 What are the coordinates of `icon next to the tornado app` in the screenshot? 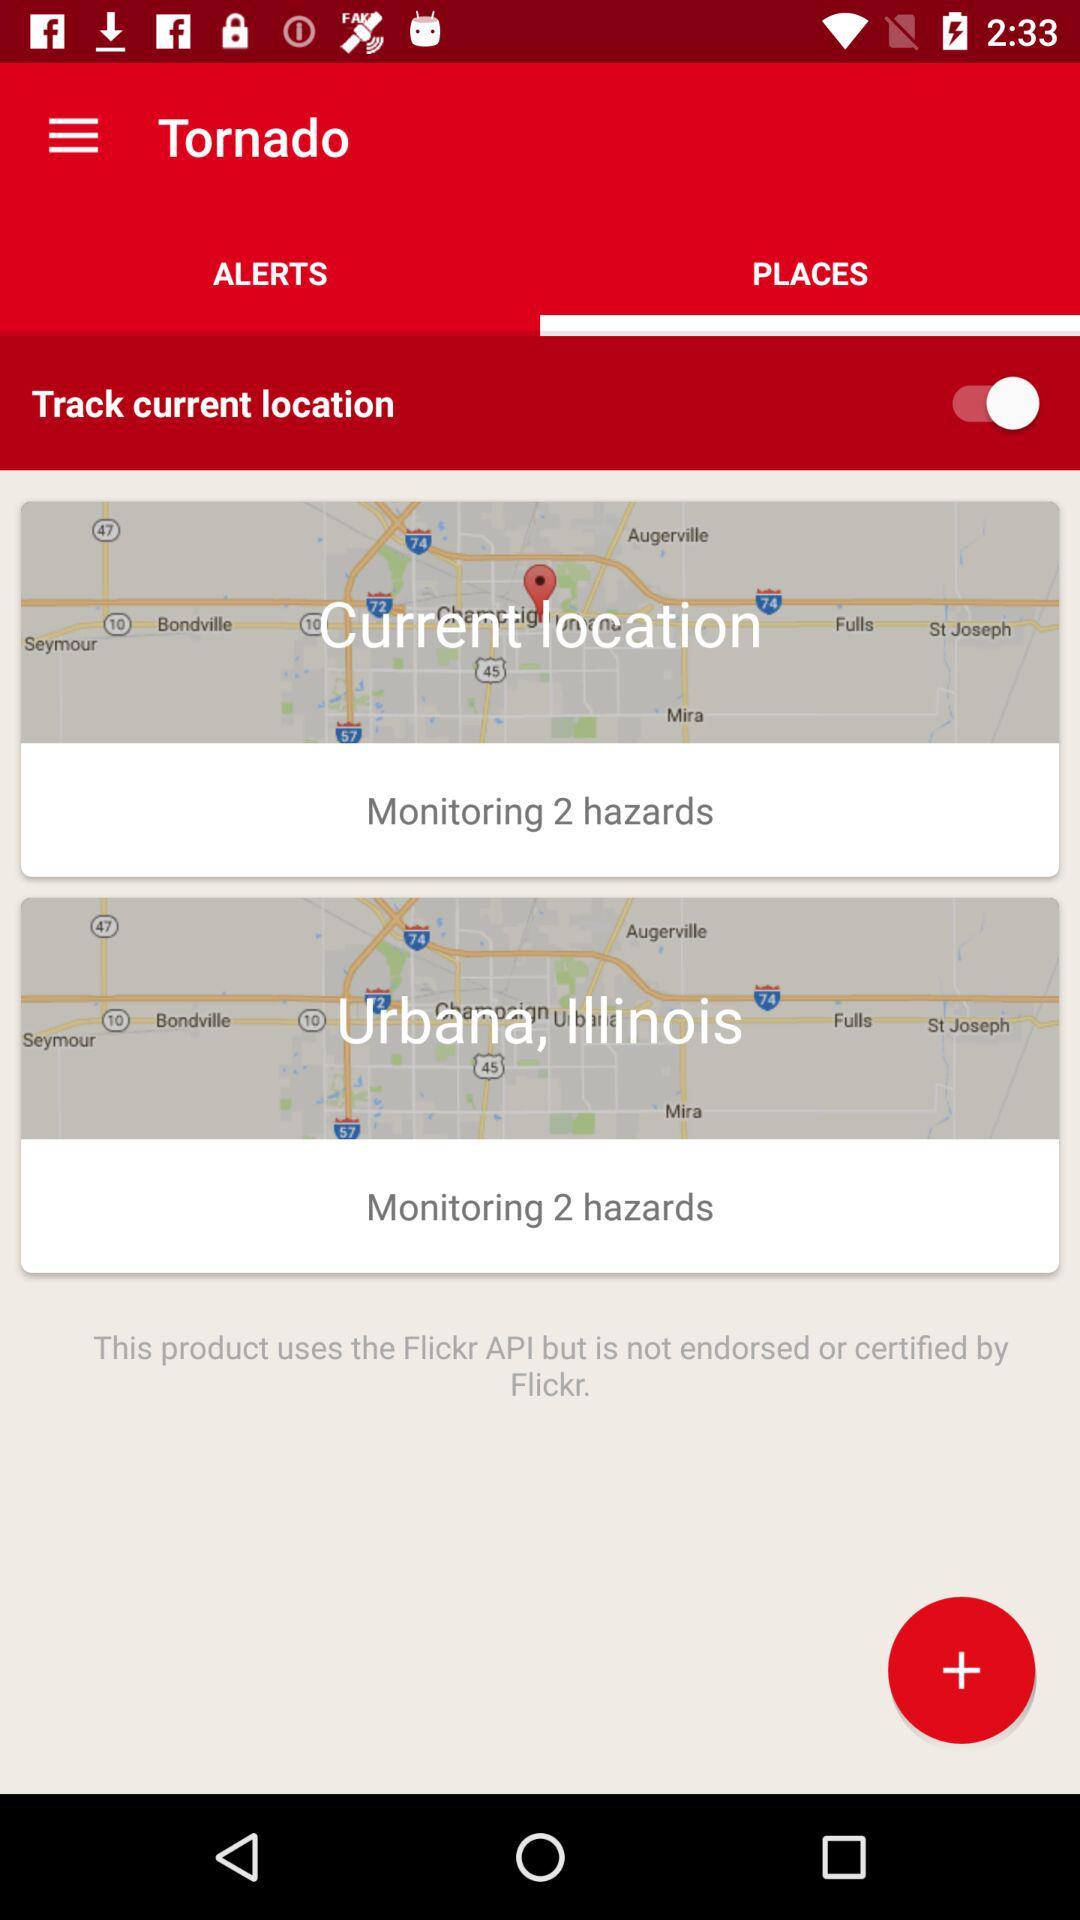 It's located at (72, 135).